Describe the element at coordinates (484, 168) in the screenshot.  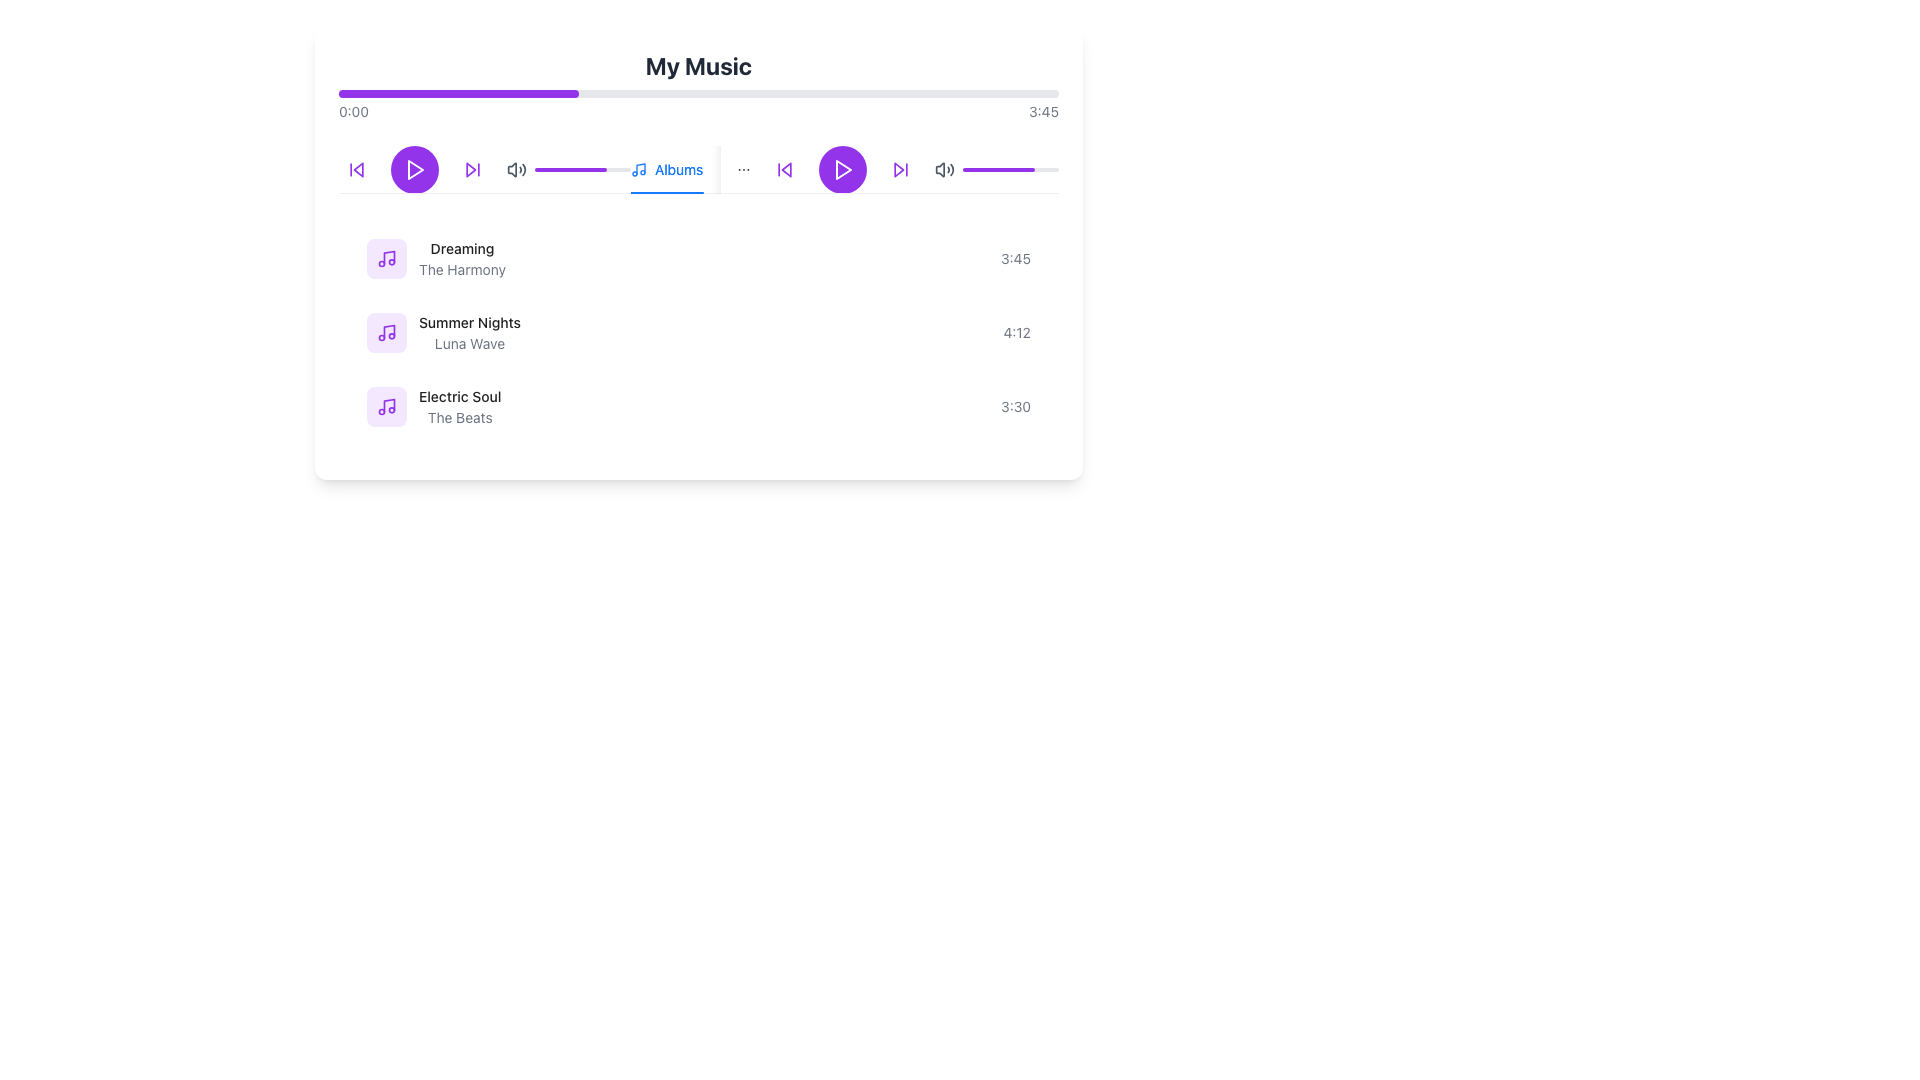
I see `the skip button on the media control bar located centrally in the upper section of the interface` at that location.